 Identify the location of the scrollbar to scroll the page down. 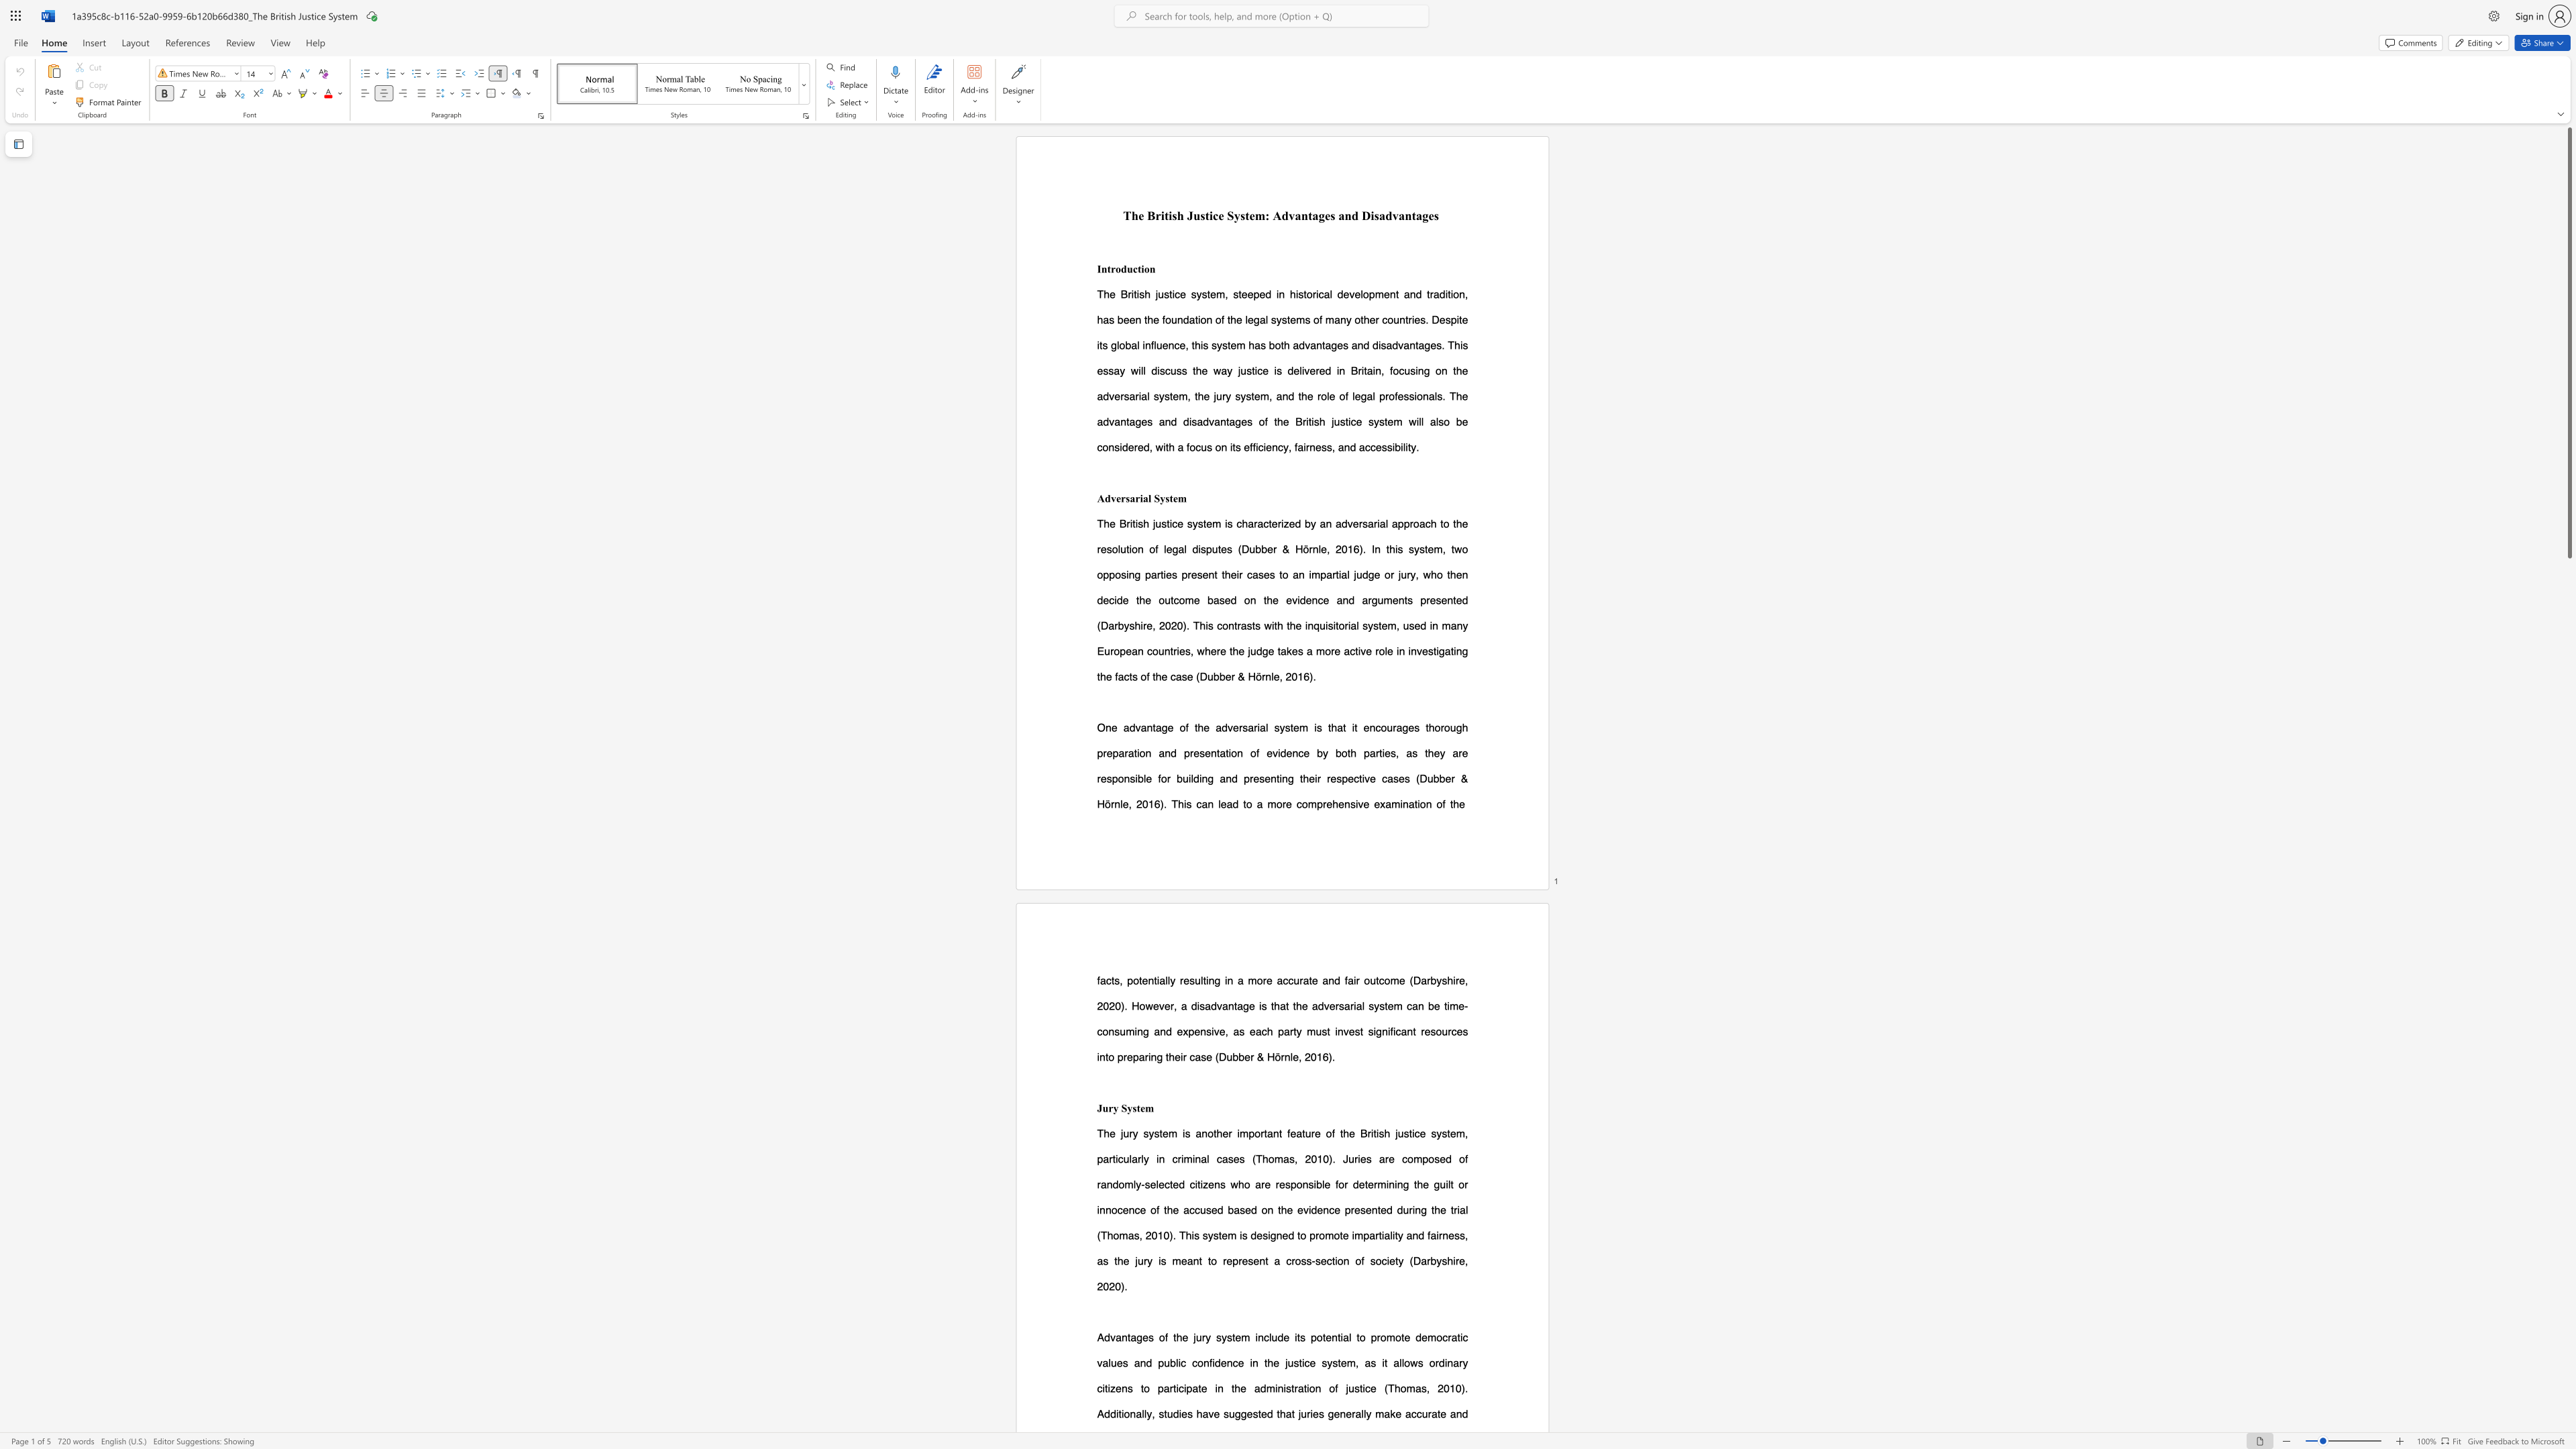
(2568, 1407).